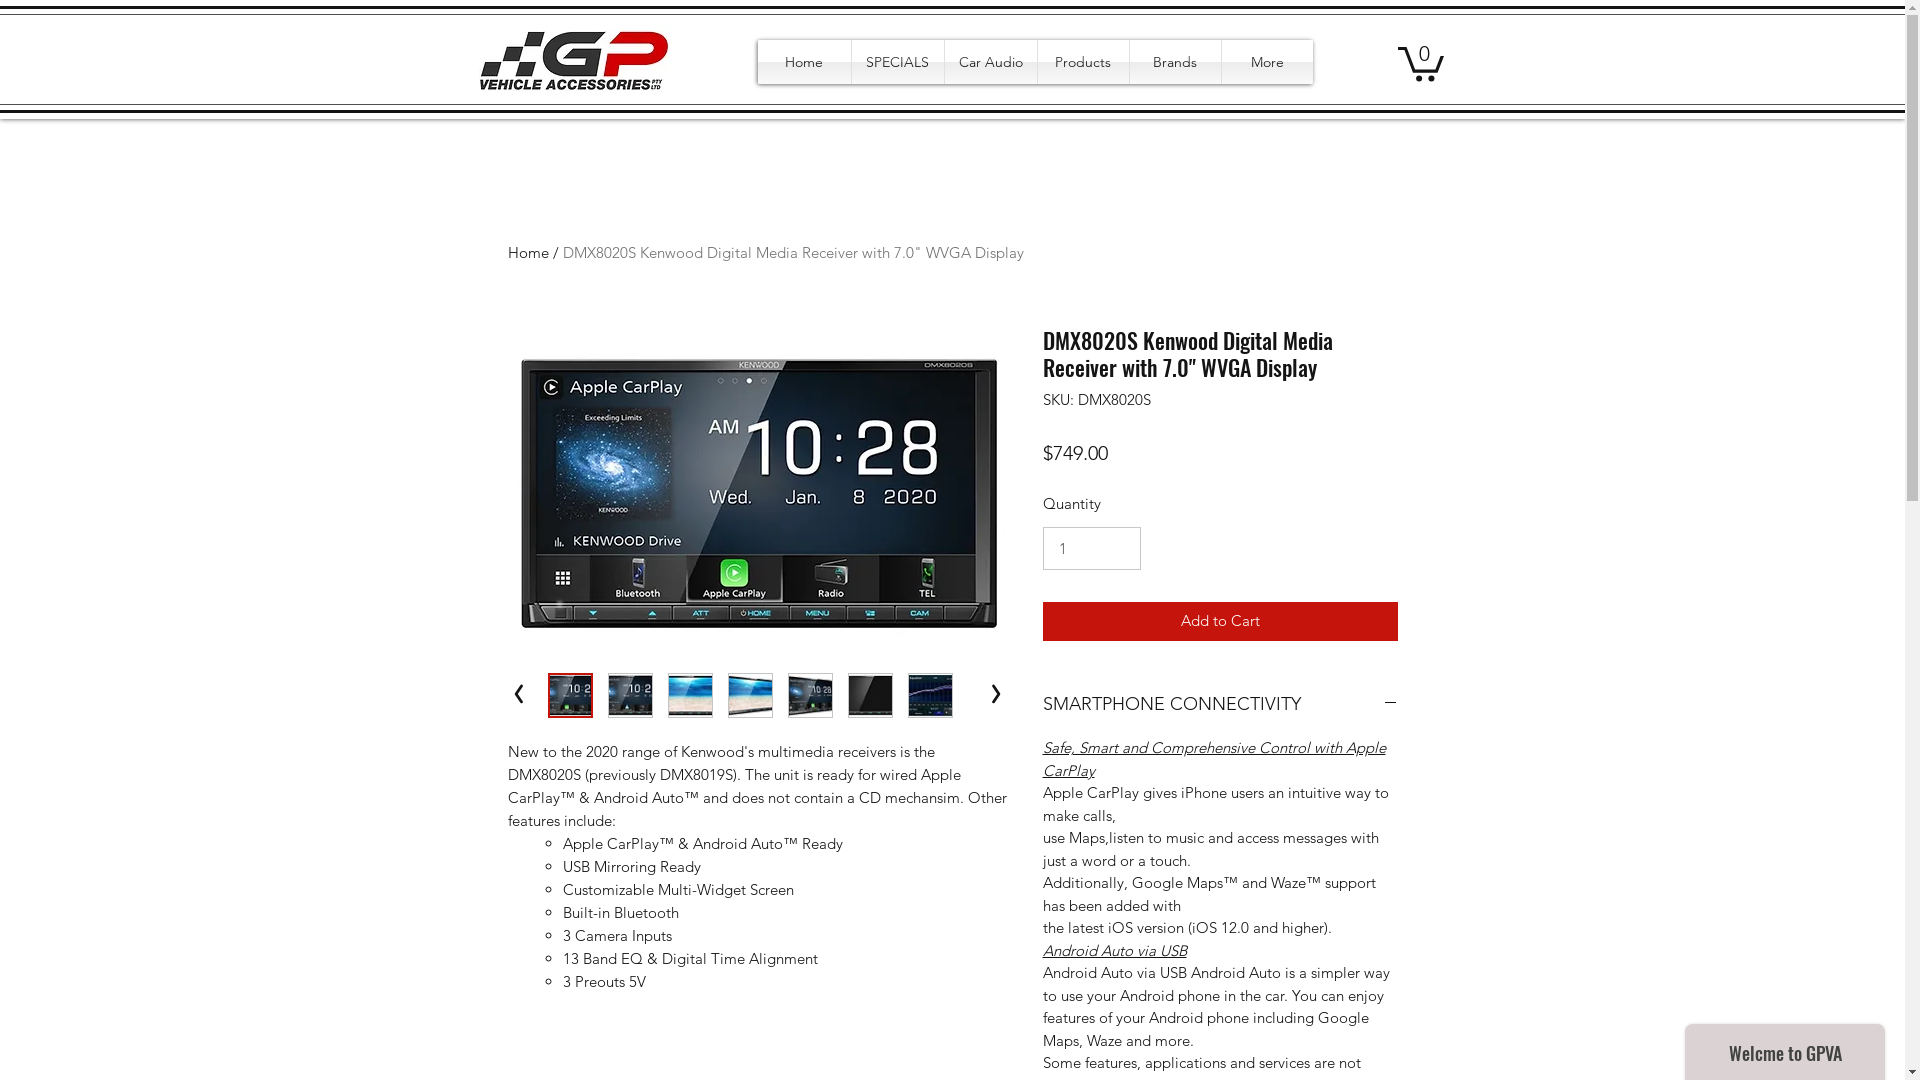 The width and height of the screenshot is (1920, 1080). Describe the element at coordinates (1218, 620) in the screenshot. I see `'Add to Cart'` at that location.